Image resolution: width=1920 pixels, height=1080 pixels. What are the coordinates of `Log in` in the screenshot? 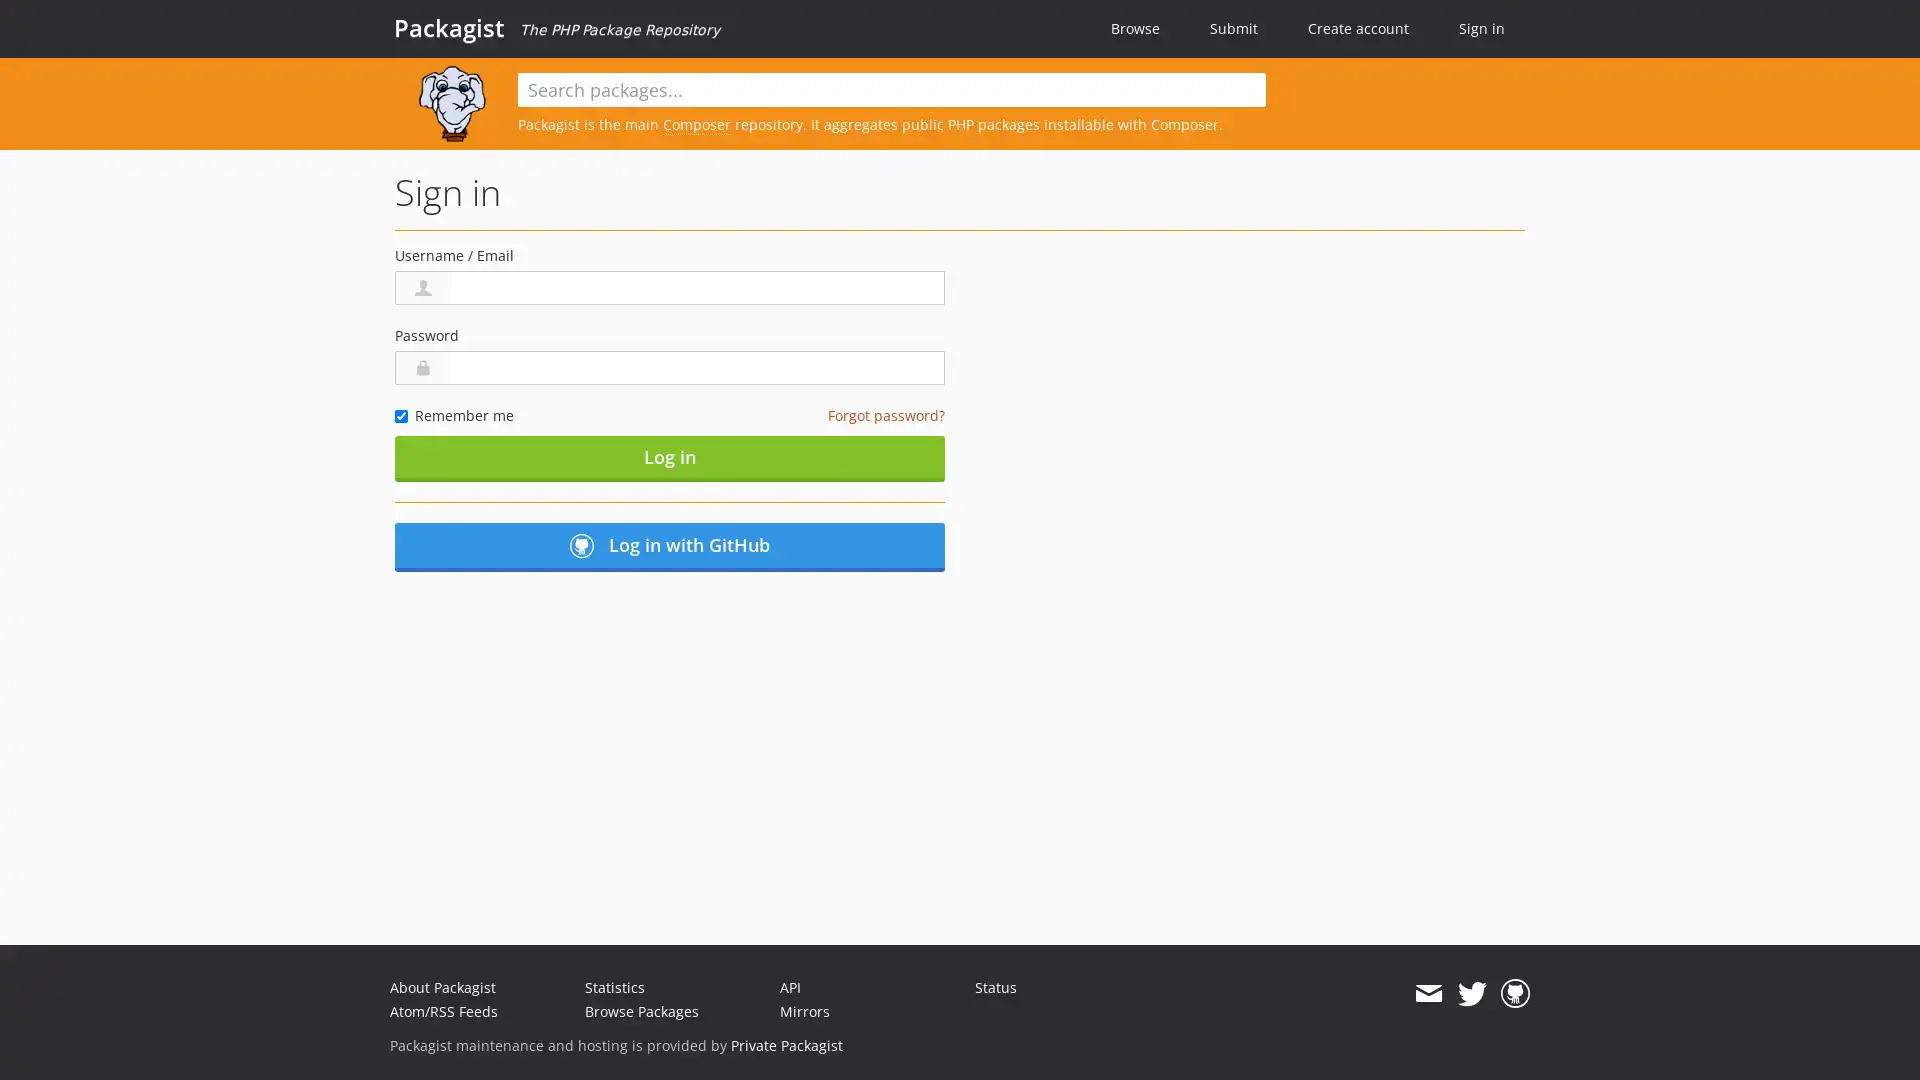 It's located at (670, 459).